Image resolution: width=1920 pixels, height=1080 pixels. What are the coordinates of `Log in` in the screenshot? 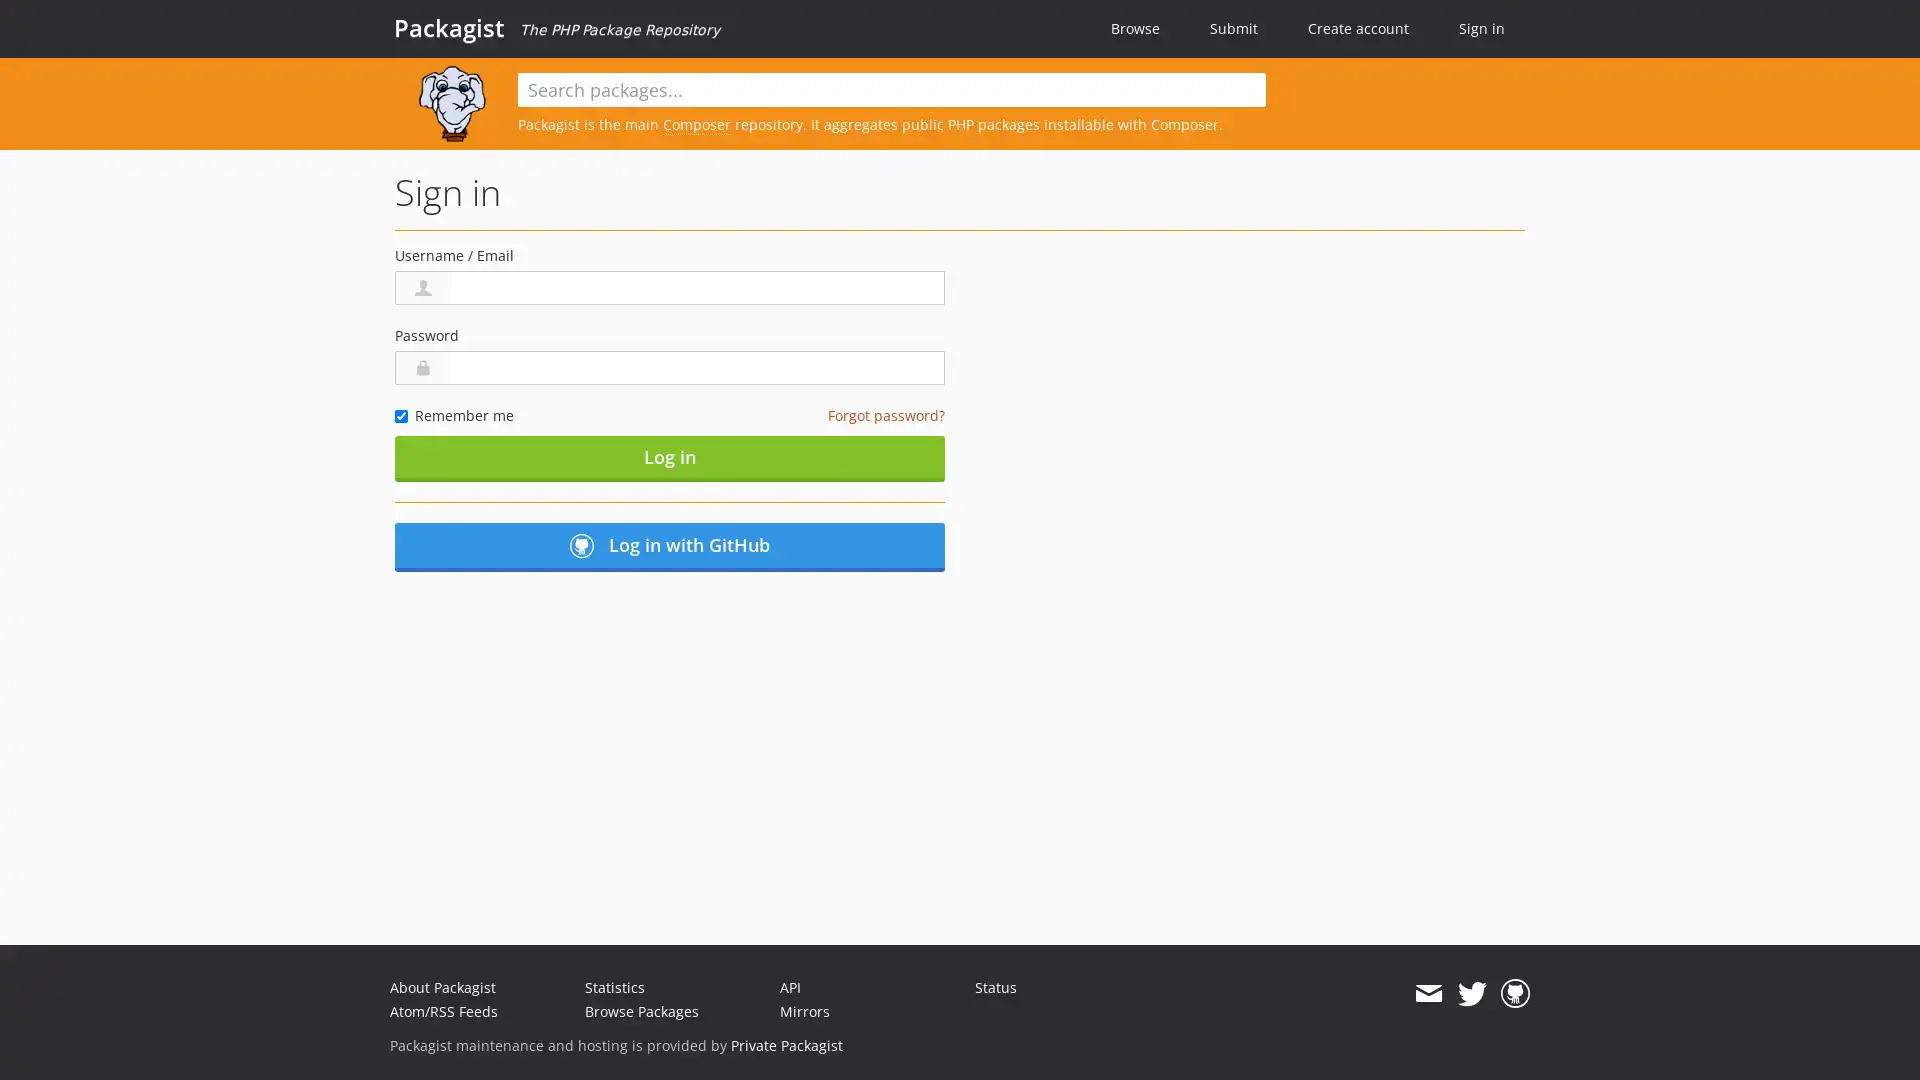 It's located at (670, 459).